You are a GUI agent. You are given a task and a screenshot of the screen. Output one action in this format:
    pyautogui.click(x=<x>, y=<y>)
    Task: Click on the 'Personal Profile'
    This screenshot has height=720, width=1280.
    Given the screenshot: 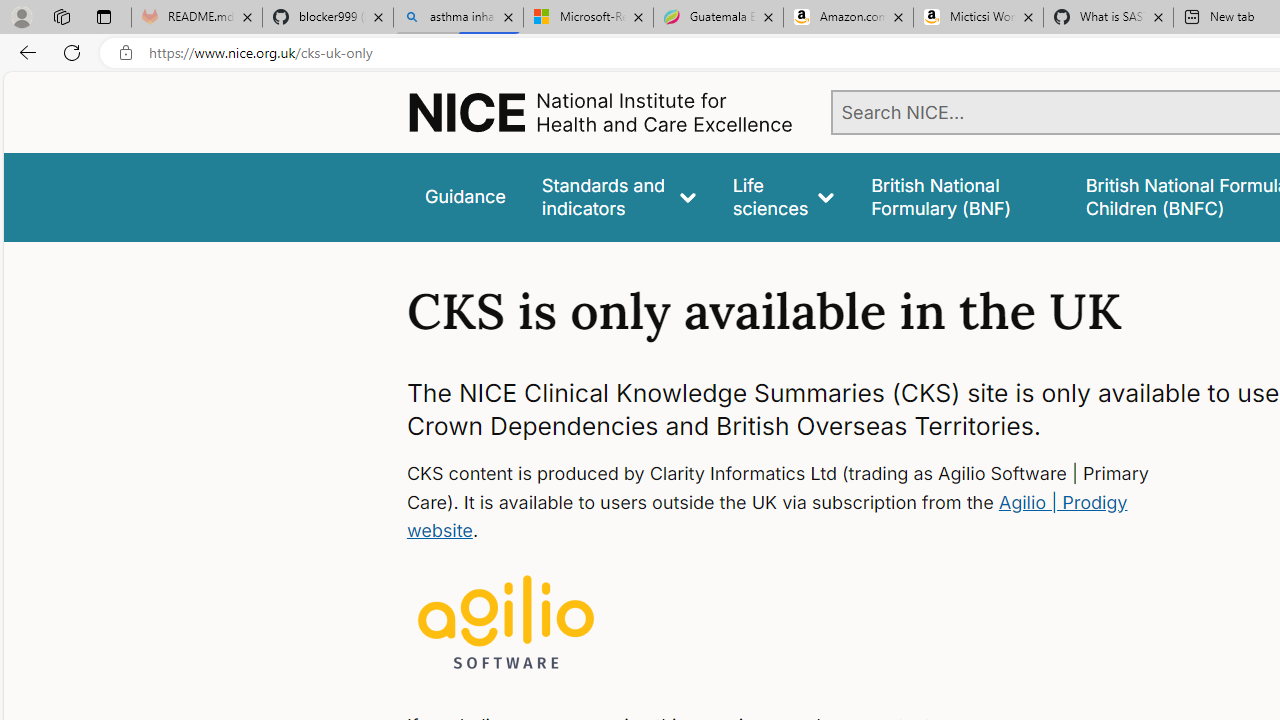 What is the action you would take?
    pyautogui.click(x=21, y=16)
    